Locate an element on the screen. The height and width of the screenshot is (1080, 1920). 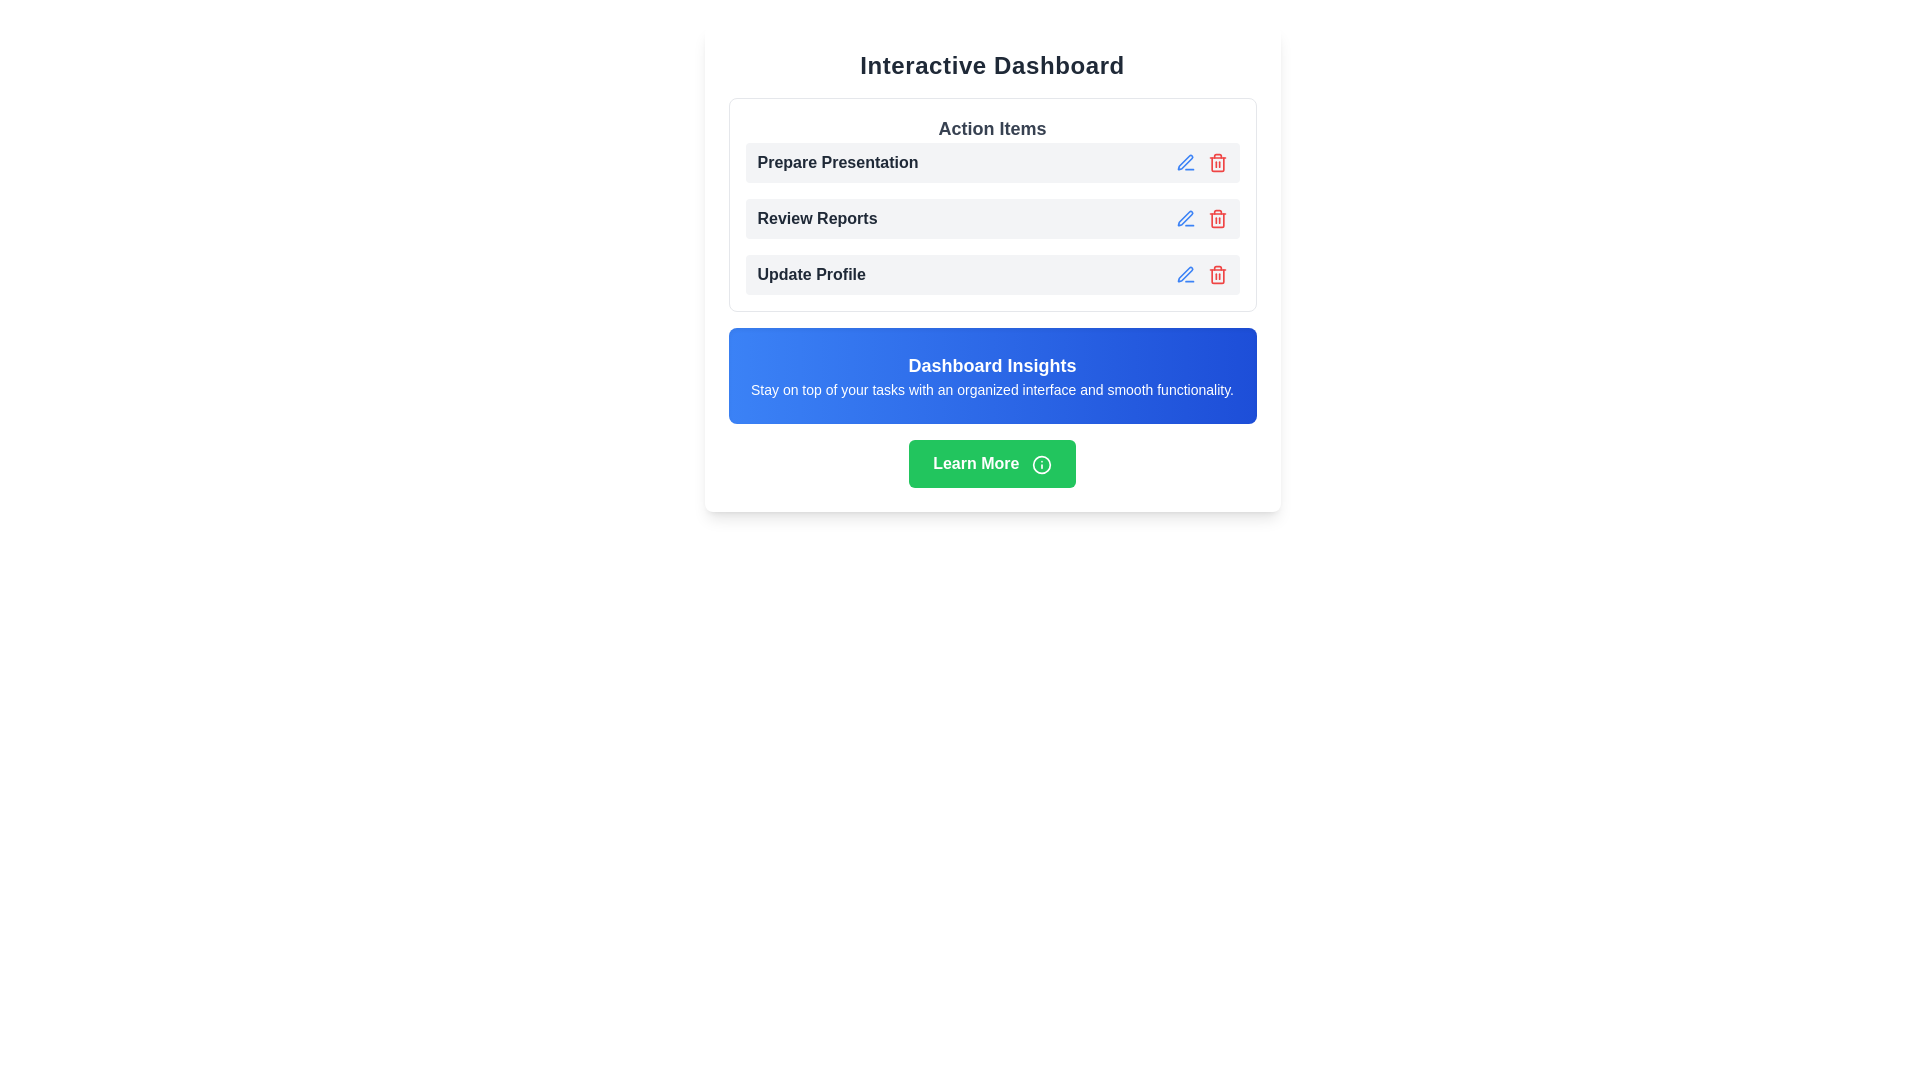
the pen-like icon button styled in blue shades, which is the first button in the 'Update Profile' action item row is located at coordinates (1185, 274).